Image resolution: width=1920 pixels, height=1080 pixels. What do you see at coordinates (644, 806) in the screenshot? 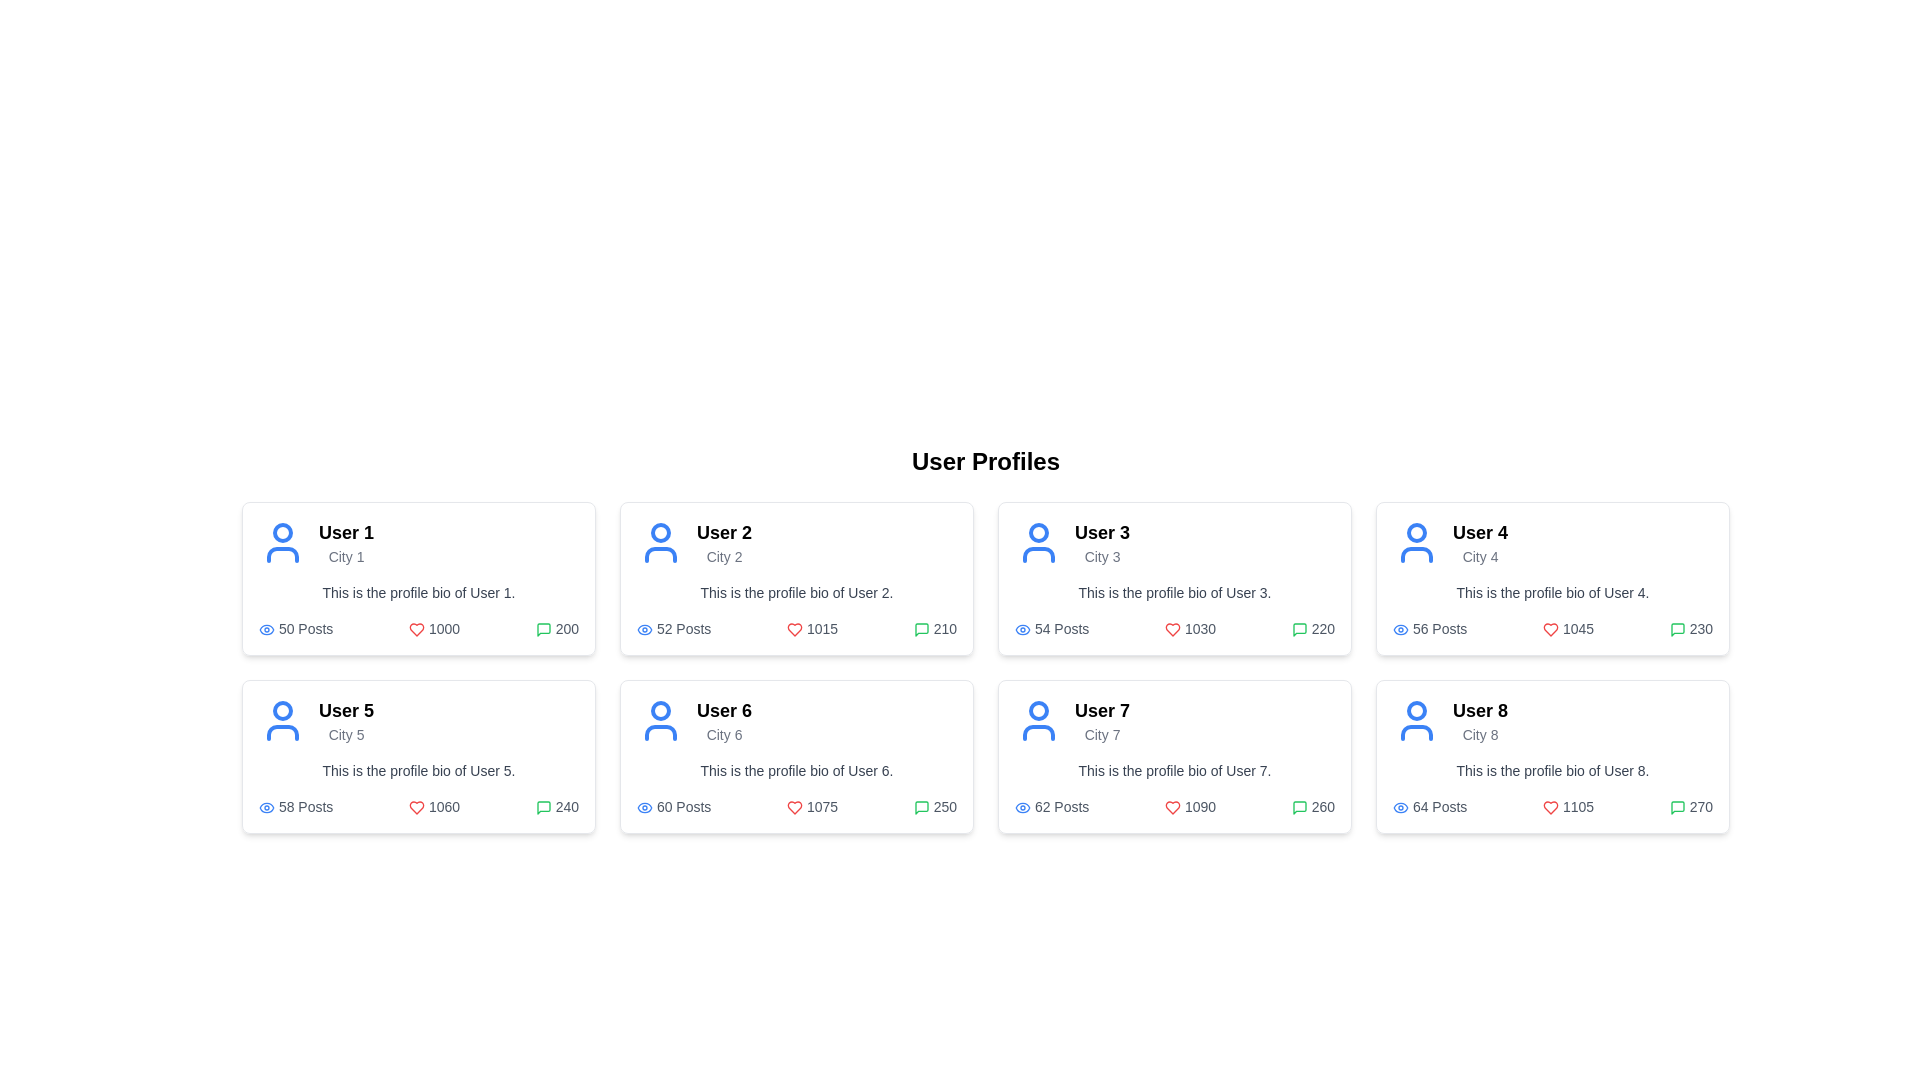
I see `the eye-shaped icon representing the view count for 'User 6' in the profile card, located in the lower right quadrant of the interface` at bounding box center [644, 806].